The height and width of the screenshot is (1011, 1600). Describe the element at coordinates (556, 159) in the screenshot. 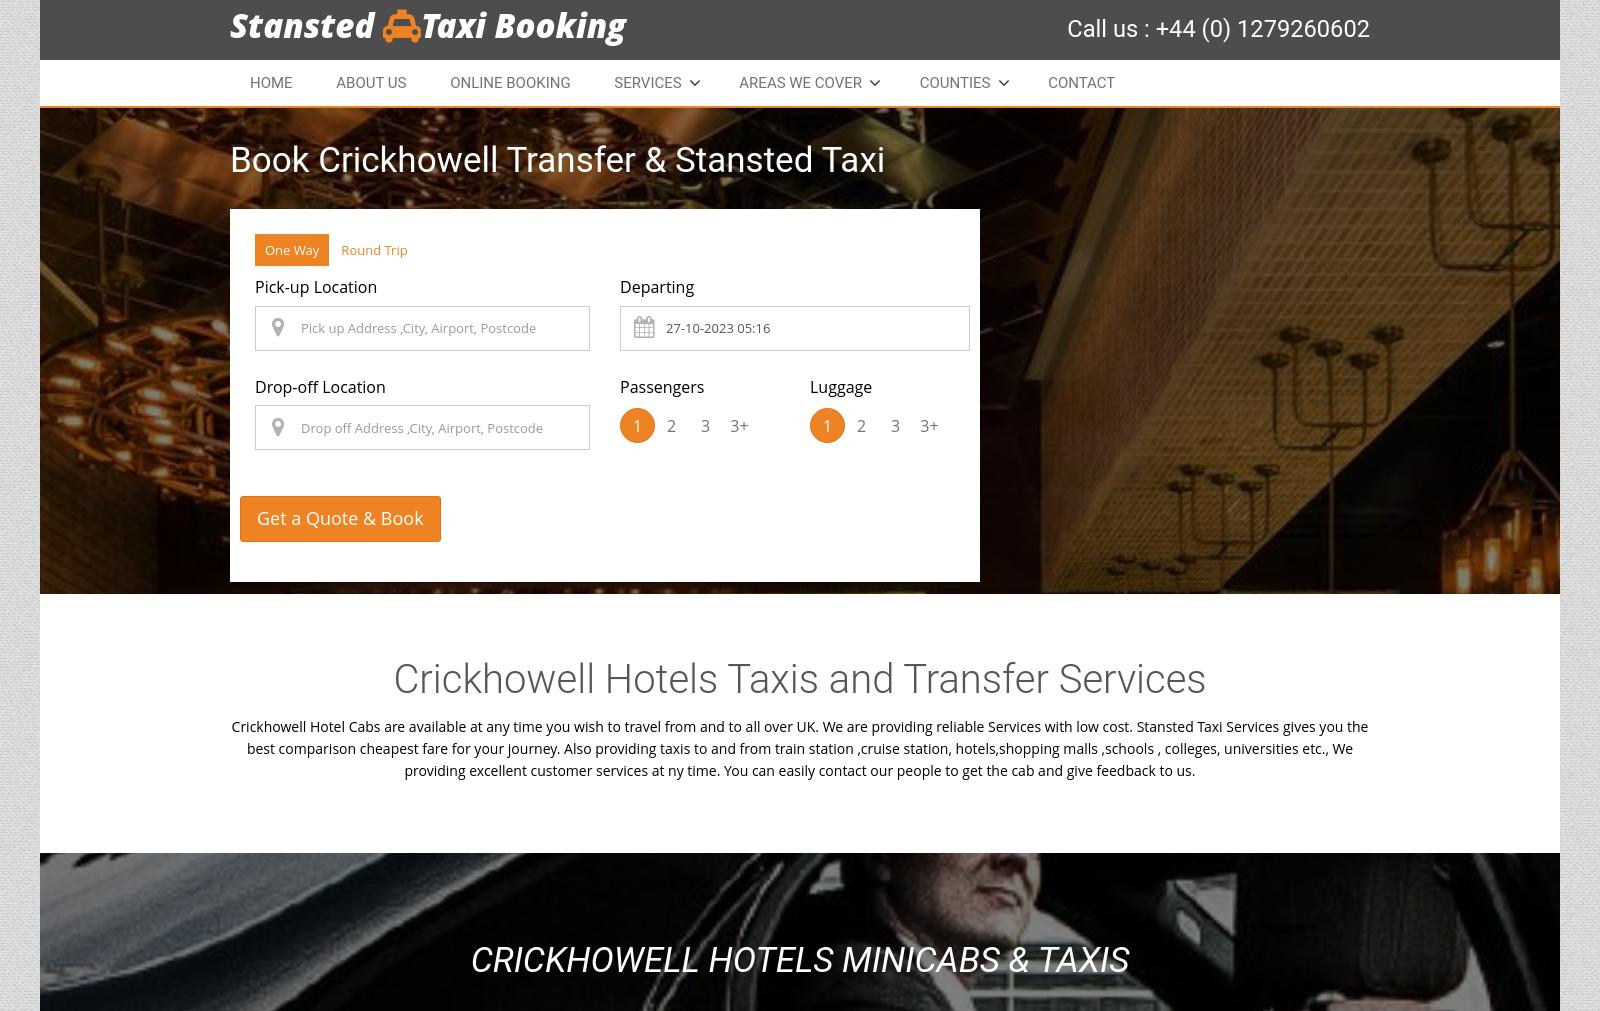

I see `'Book Crickhowell transfer & Stansted Taxi'` at that location.